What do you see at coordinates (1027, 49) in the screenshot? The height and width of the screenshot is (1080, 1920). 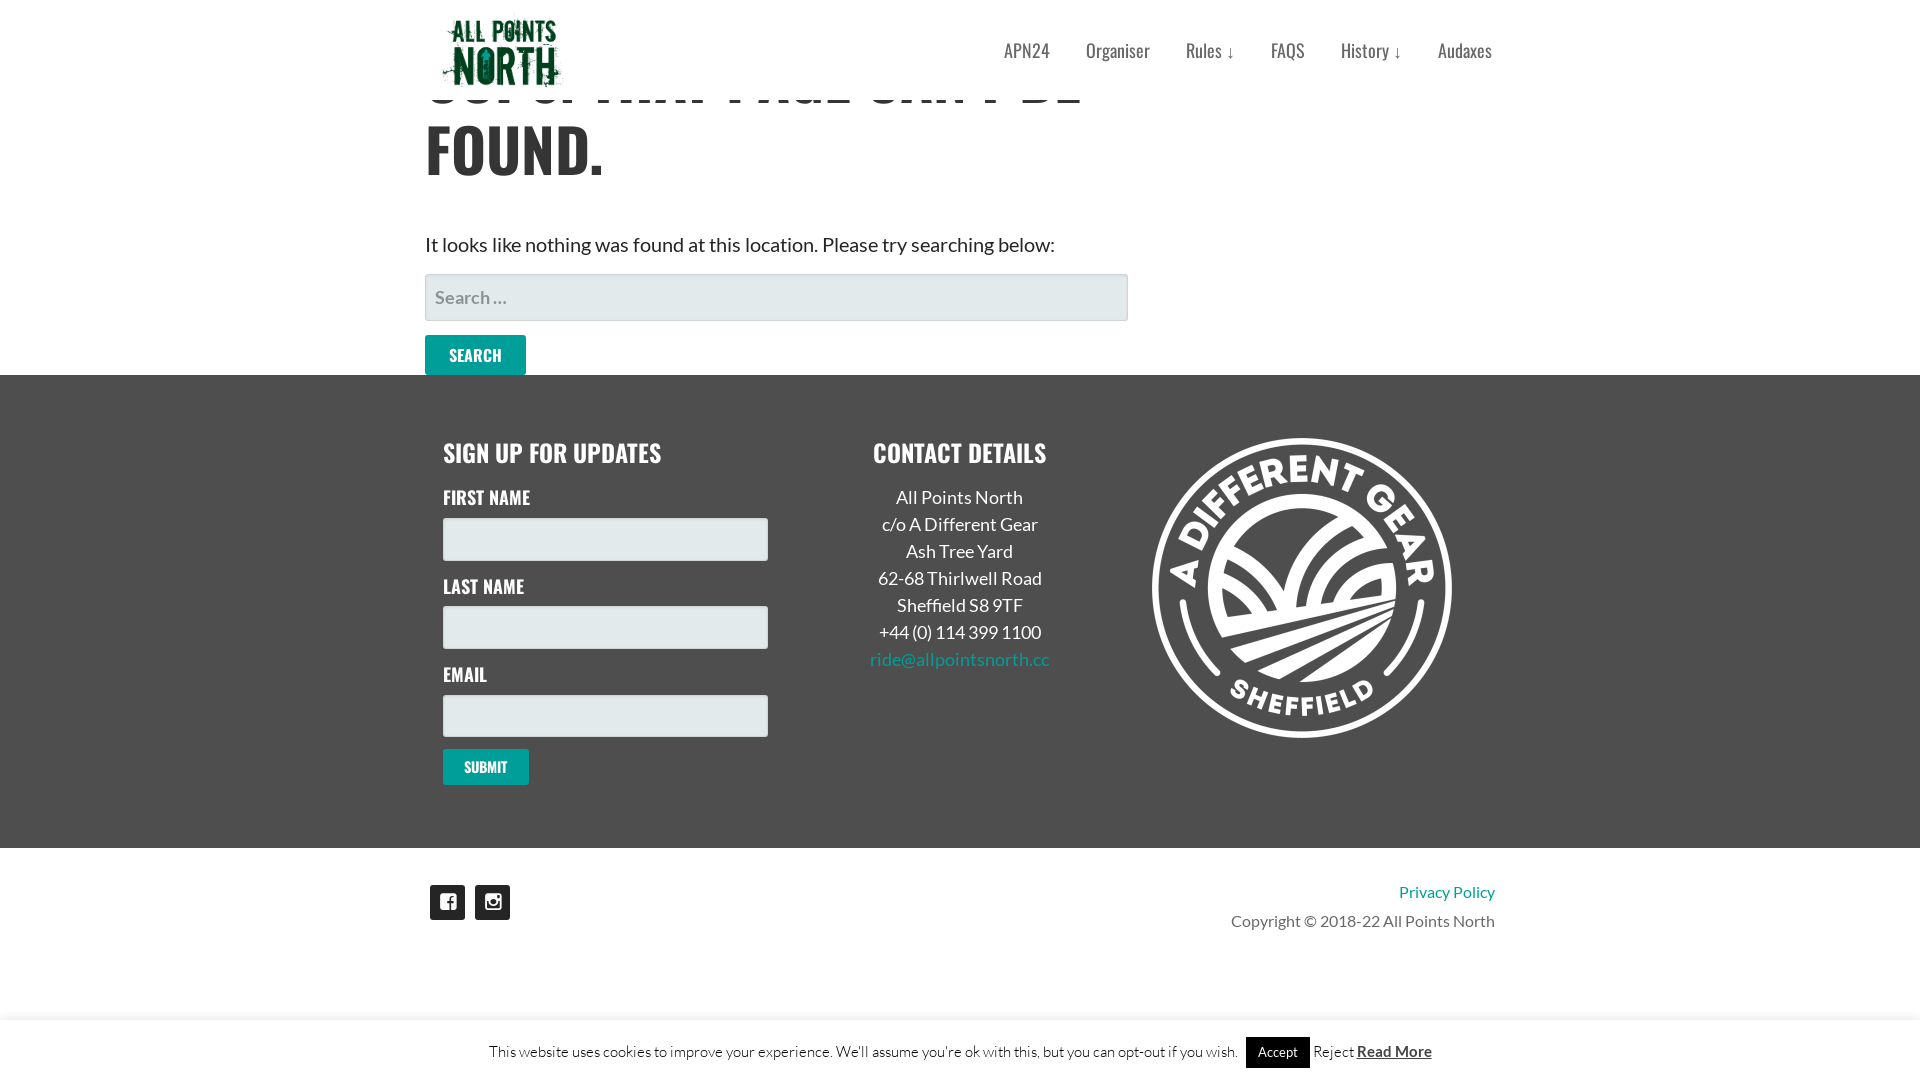 I see `'APN24'` at bounding box center [1027, 49].